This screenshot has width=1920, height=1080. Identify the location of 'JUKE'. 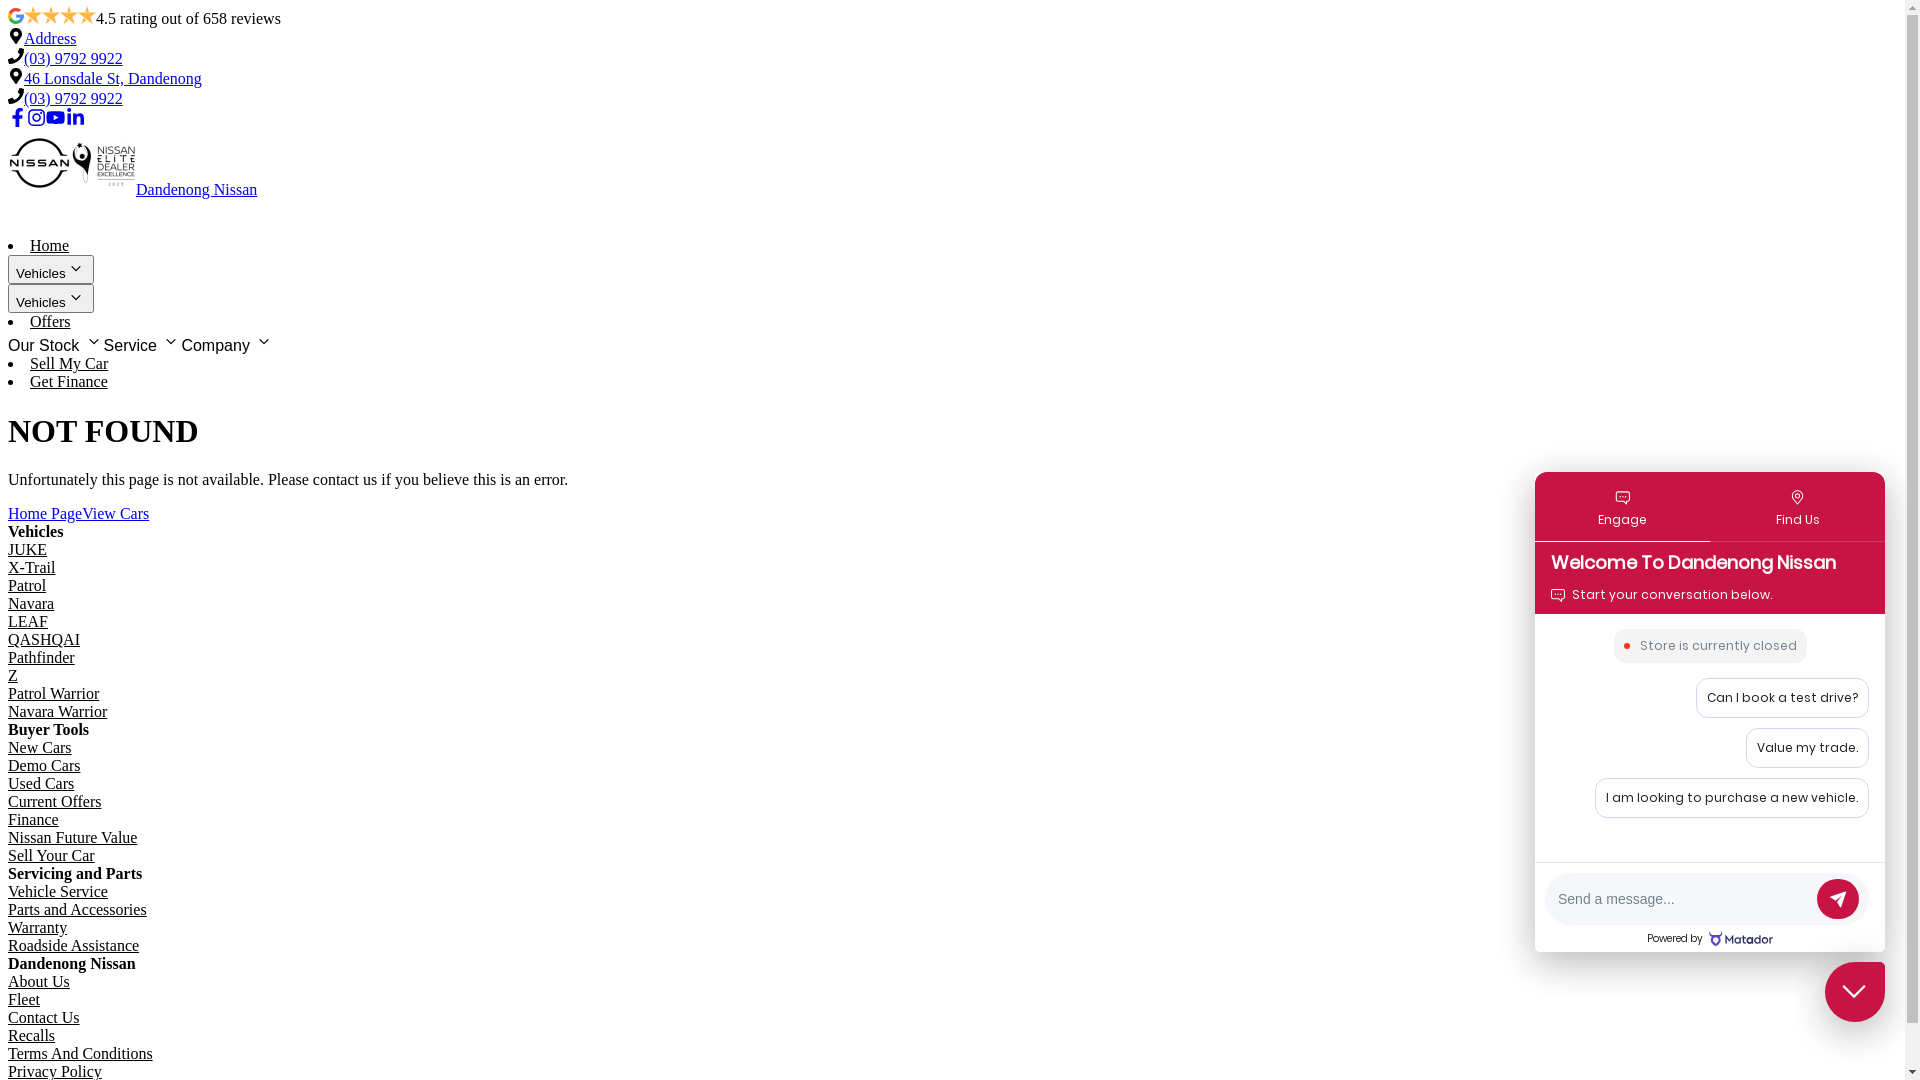
(27, 549).